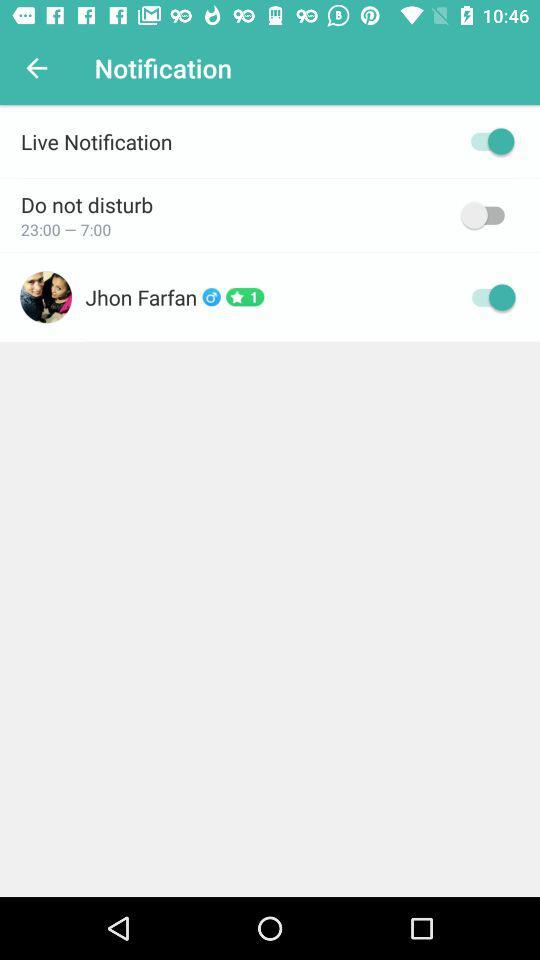 This screenshot has width=540, height=960. I want to click on the item to the left of the notification, so click(36, 68).